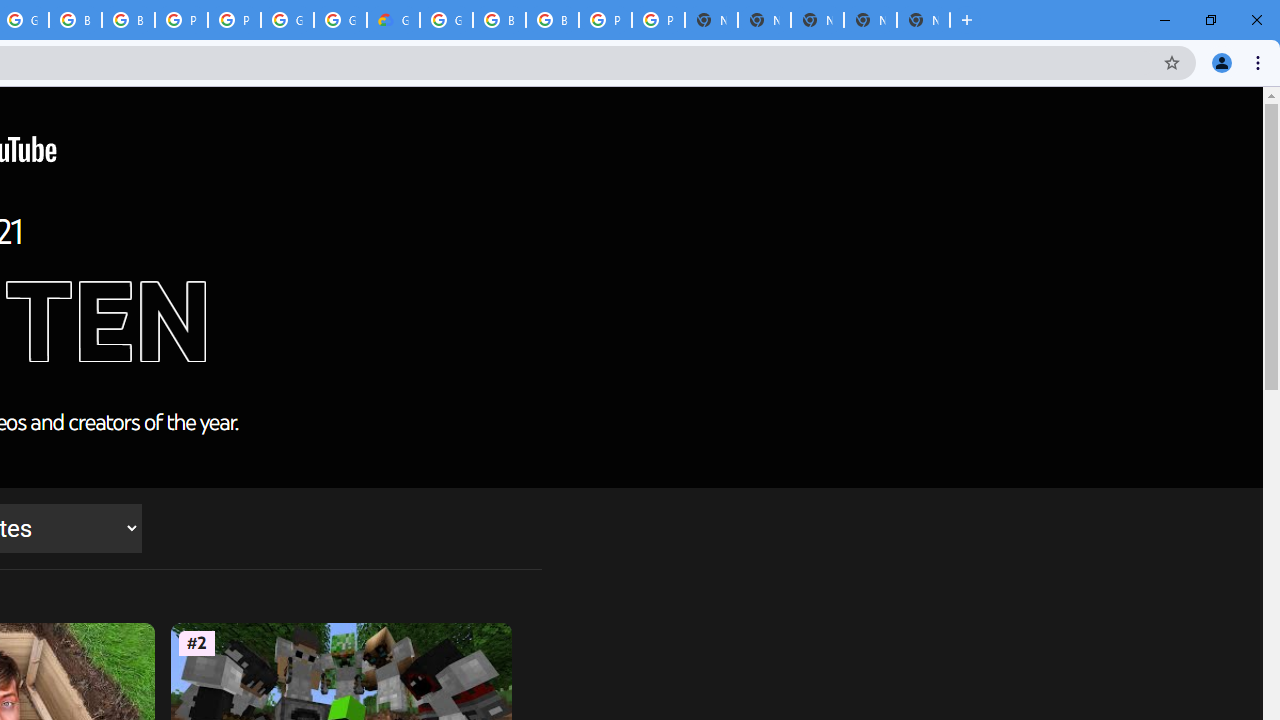 This screenshot has height=720, width=1280. Describe the element at coordinates (127, 20) in the screenshot. I see `'Browse Chrome as a guest - Computer - Google Chrome Help'` at that location.